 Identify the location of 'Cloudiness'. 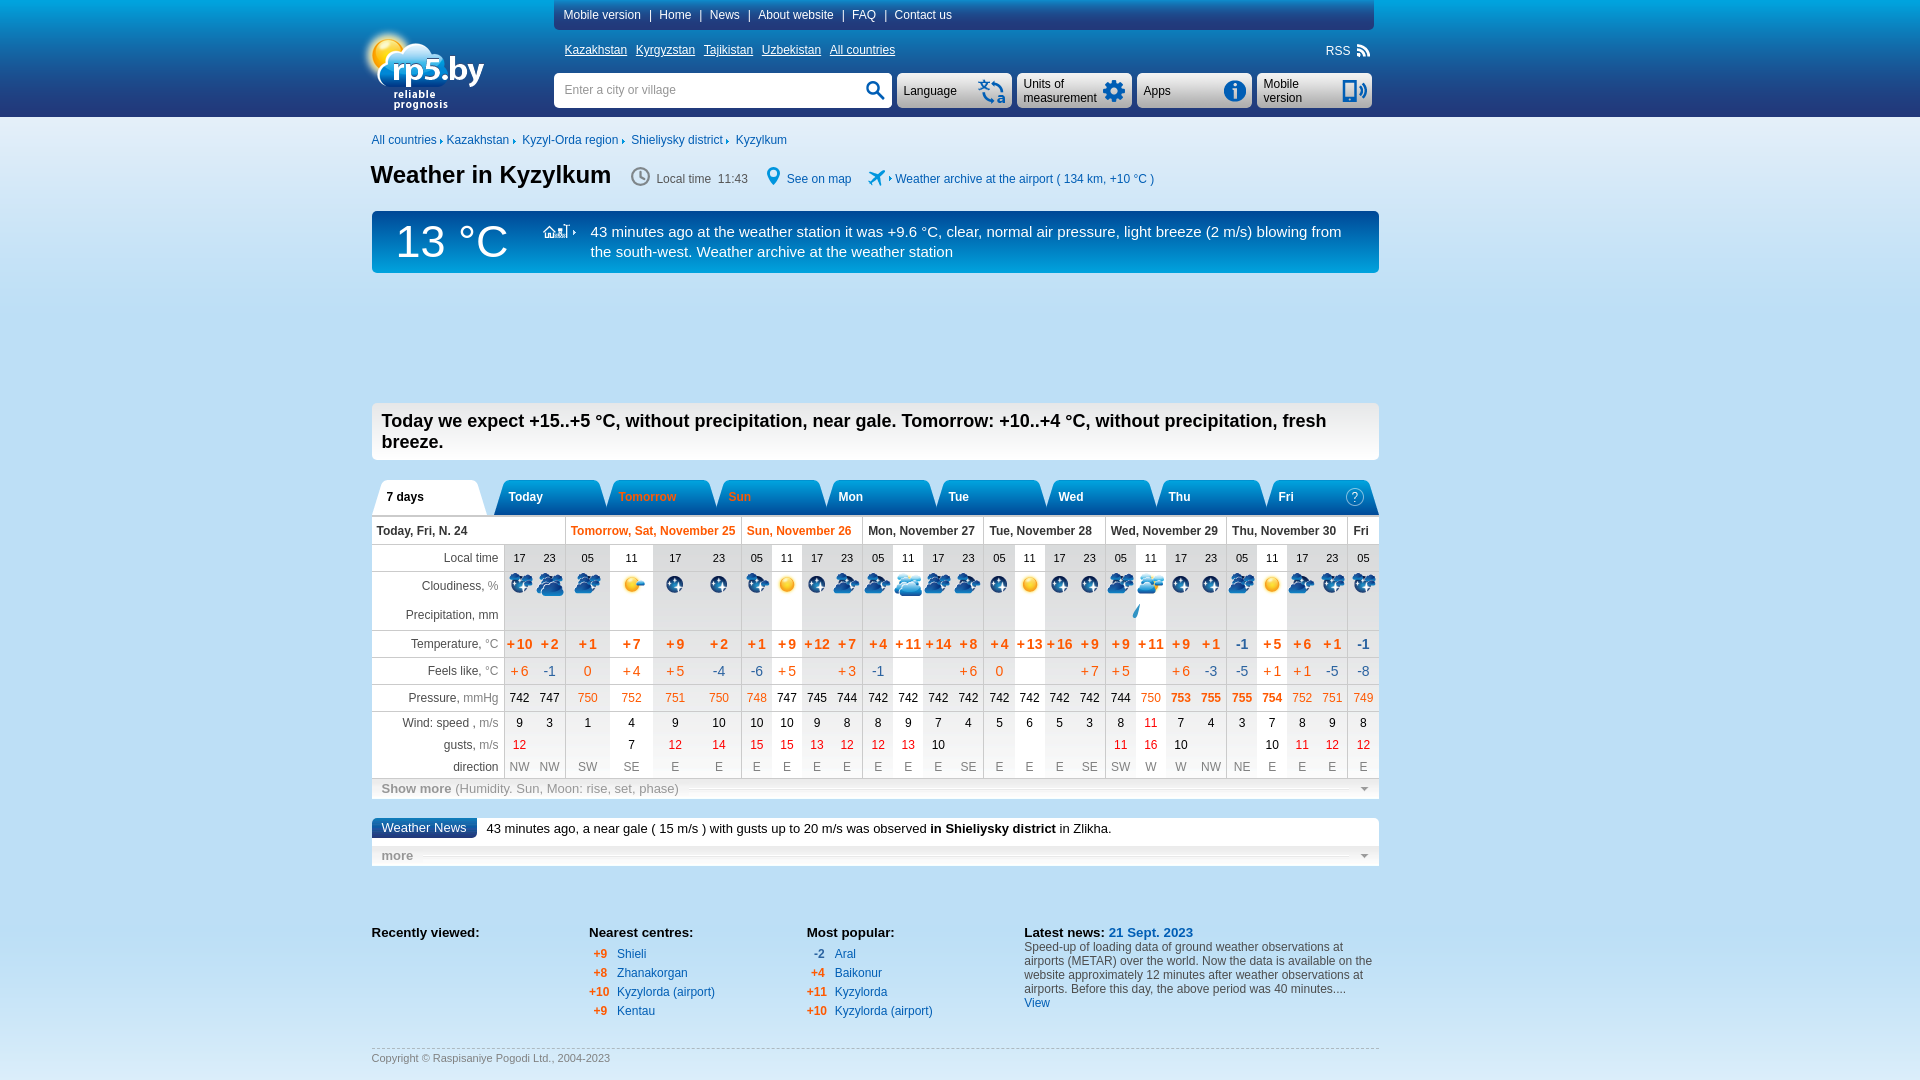
(450, 585).